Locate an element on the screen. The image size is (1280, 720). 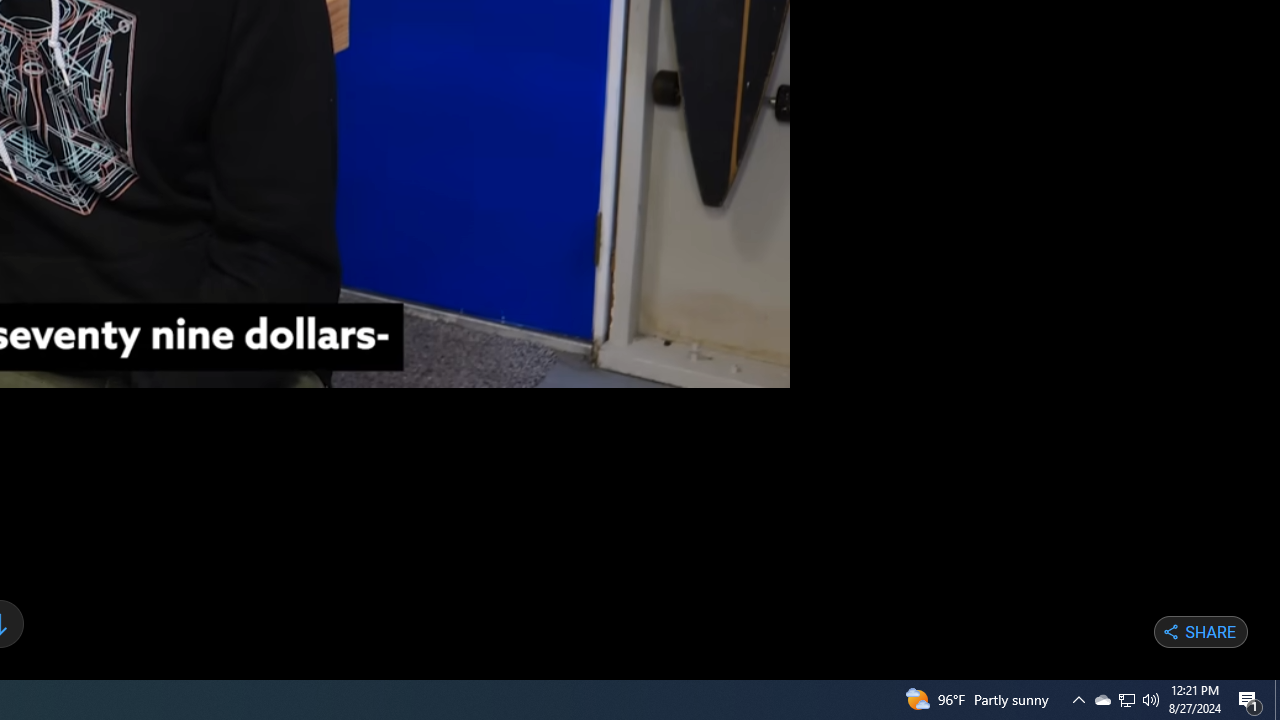
'Share on Twitter' is located at coordinates (1120, 631).